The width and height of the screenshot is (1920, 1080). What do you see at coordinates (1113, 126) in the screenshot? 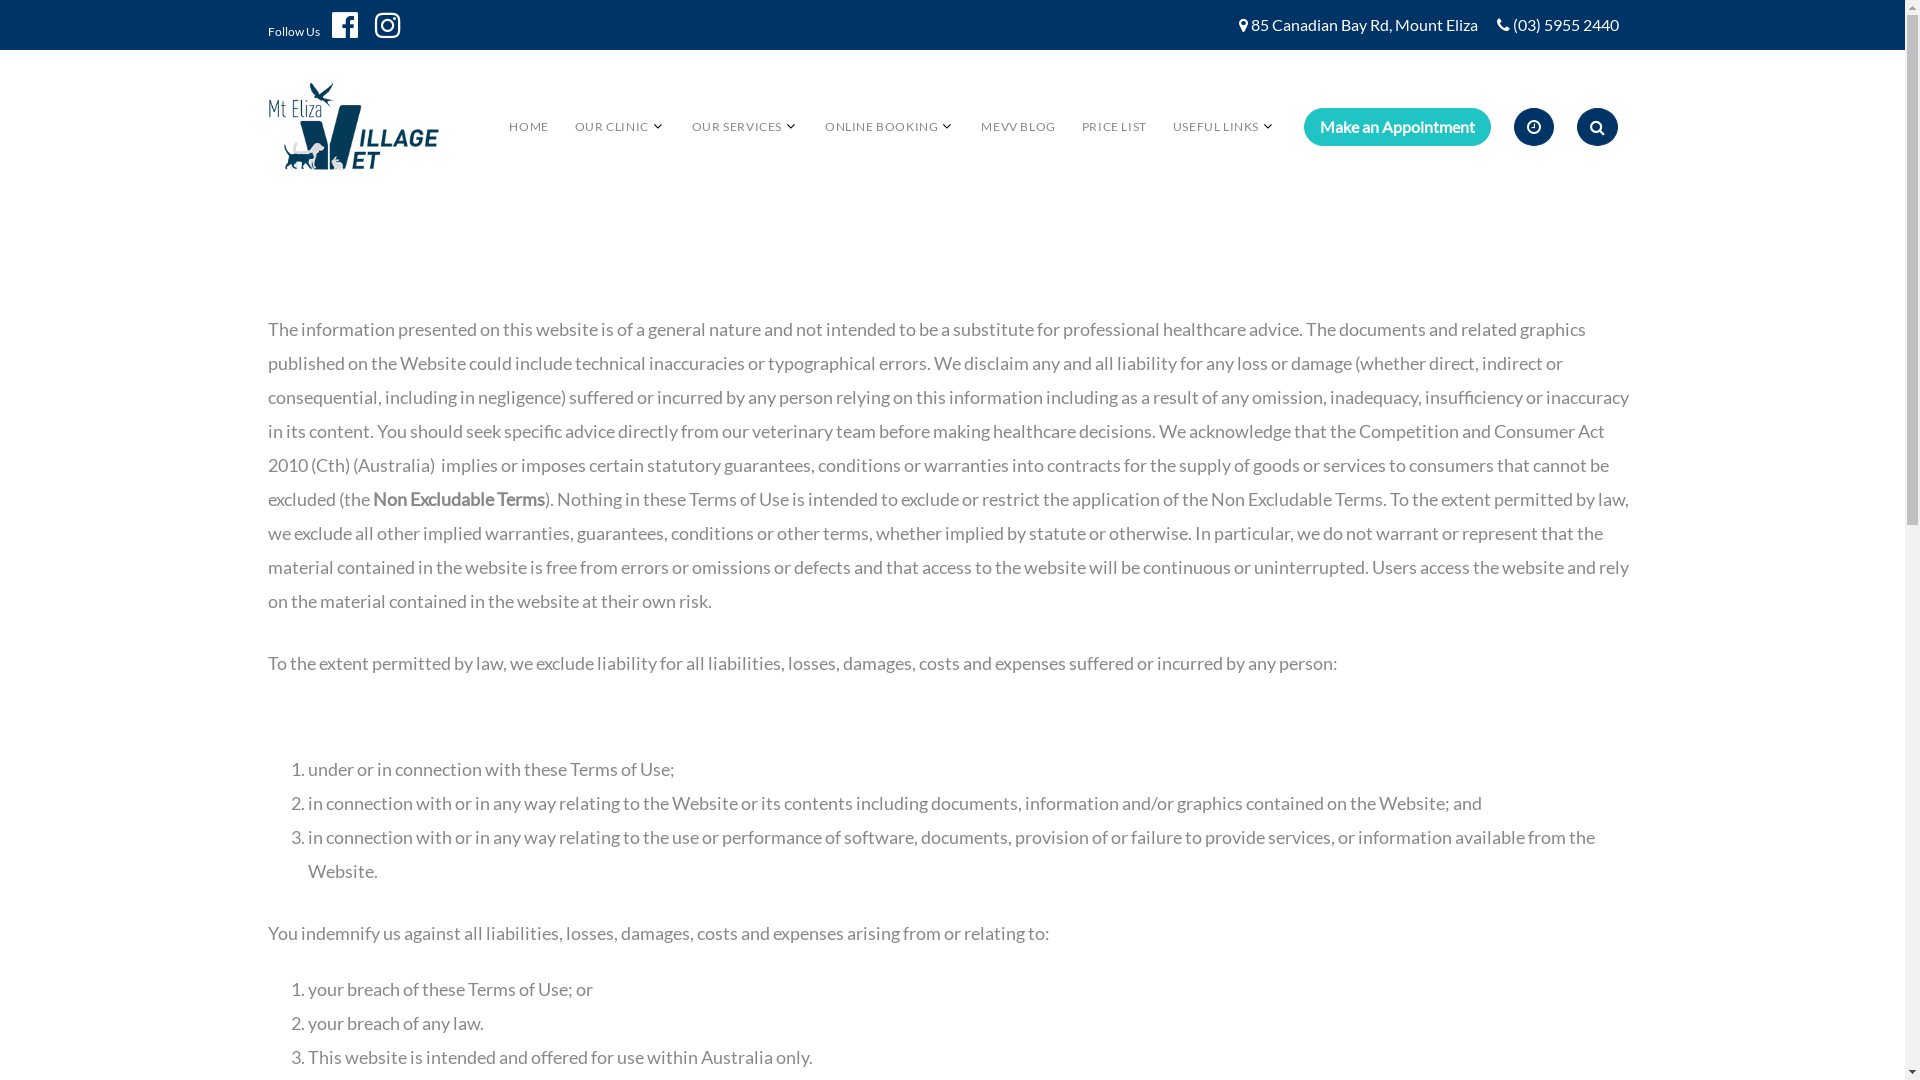
I see `'PRICE LIST'` at bounding box center [1113, 126].